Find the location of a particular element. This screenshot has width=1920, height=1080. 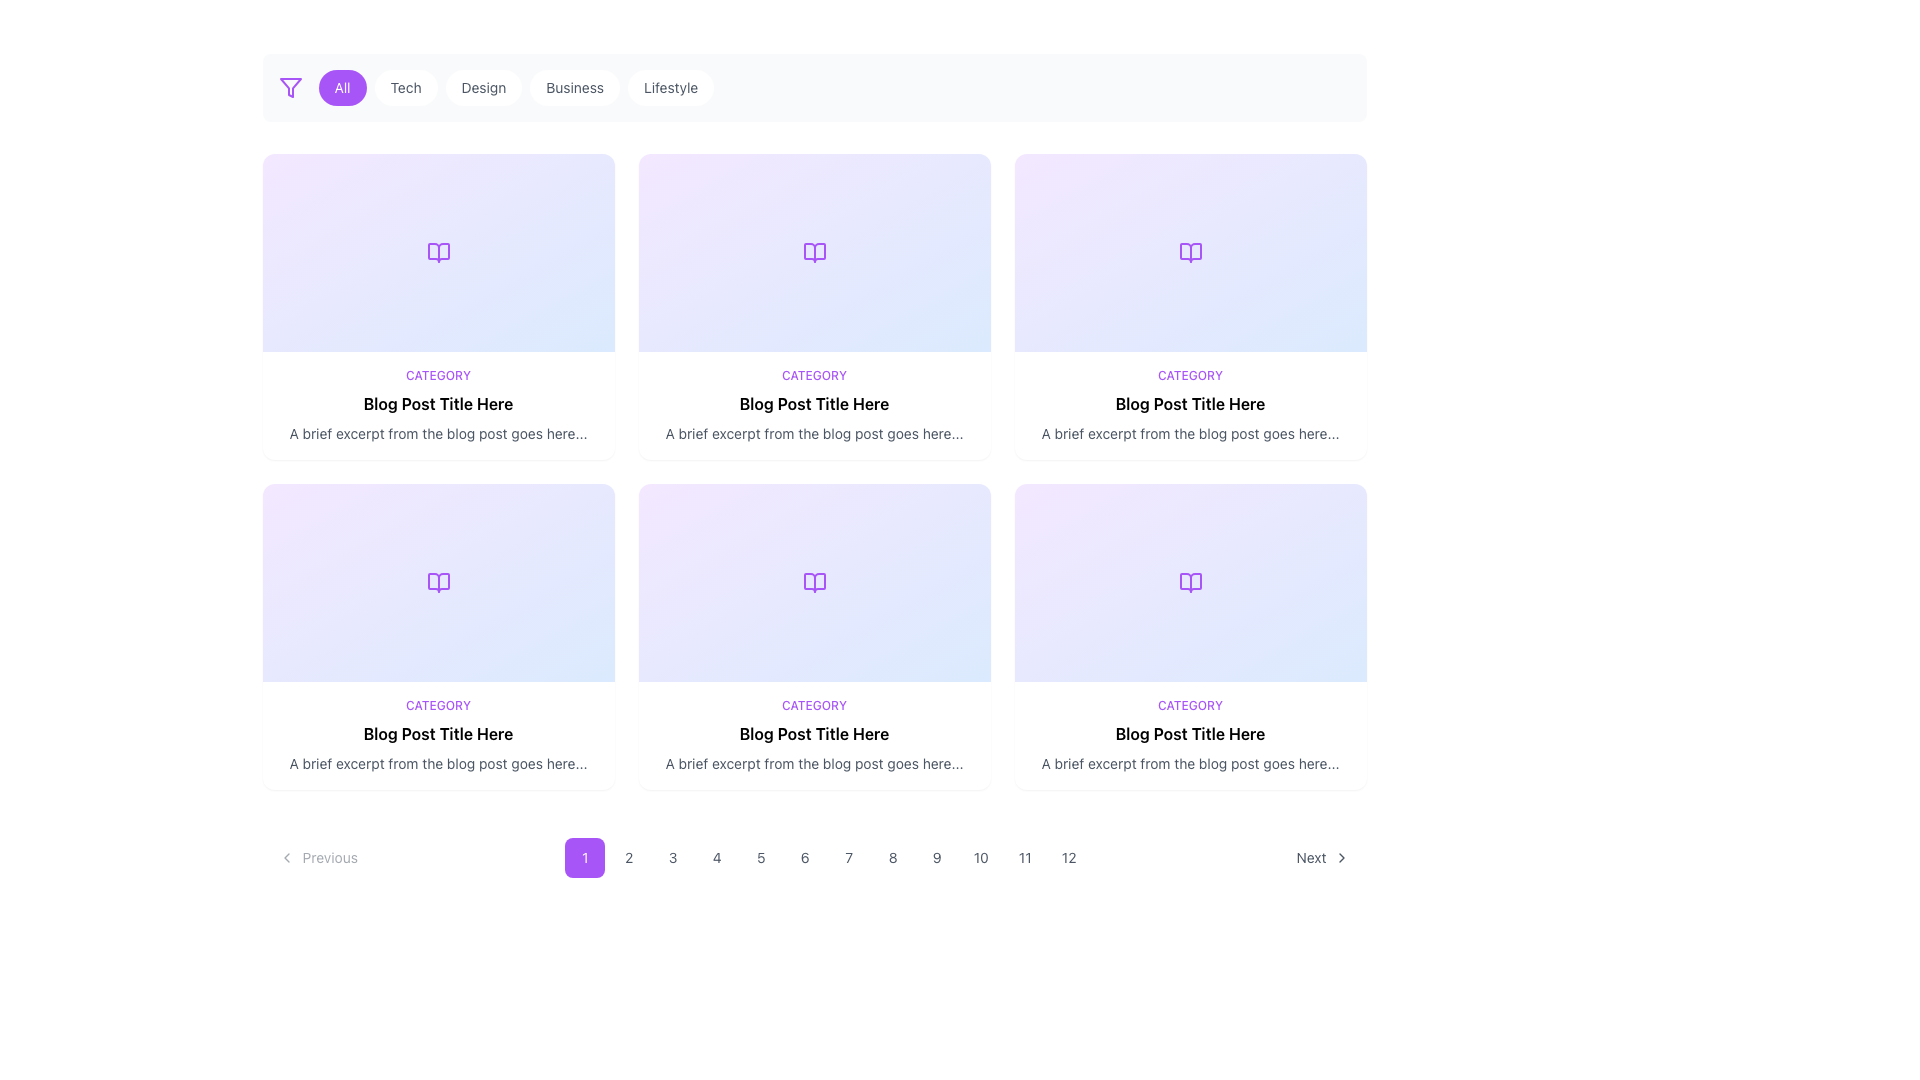

the decorative icon in the upper-left card of the grid layout, which represents content related to reading or literature is located at coordinates (437, 252).